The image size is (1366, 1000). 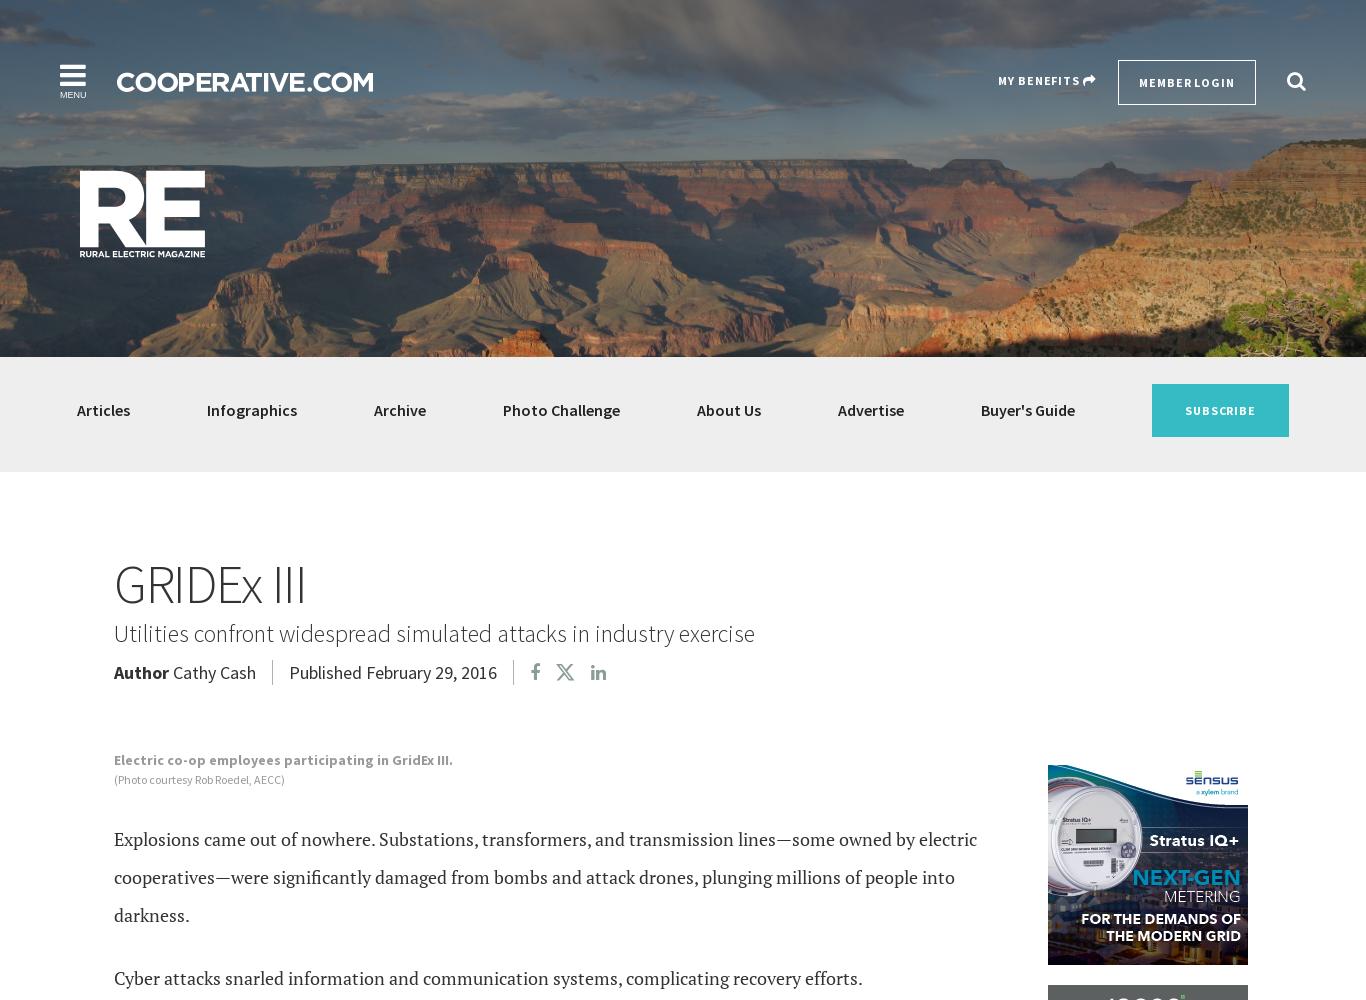 I want to click on 'Published', so click(x=325, y=671).